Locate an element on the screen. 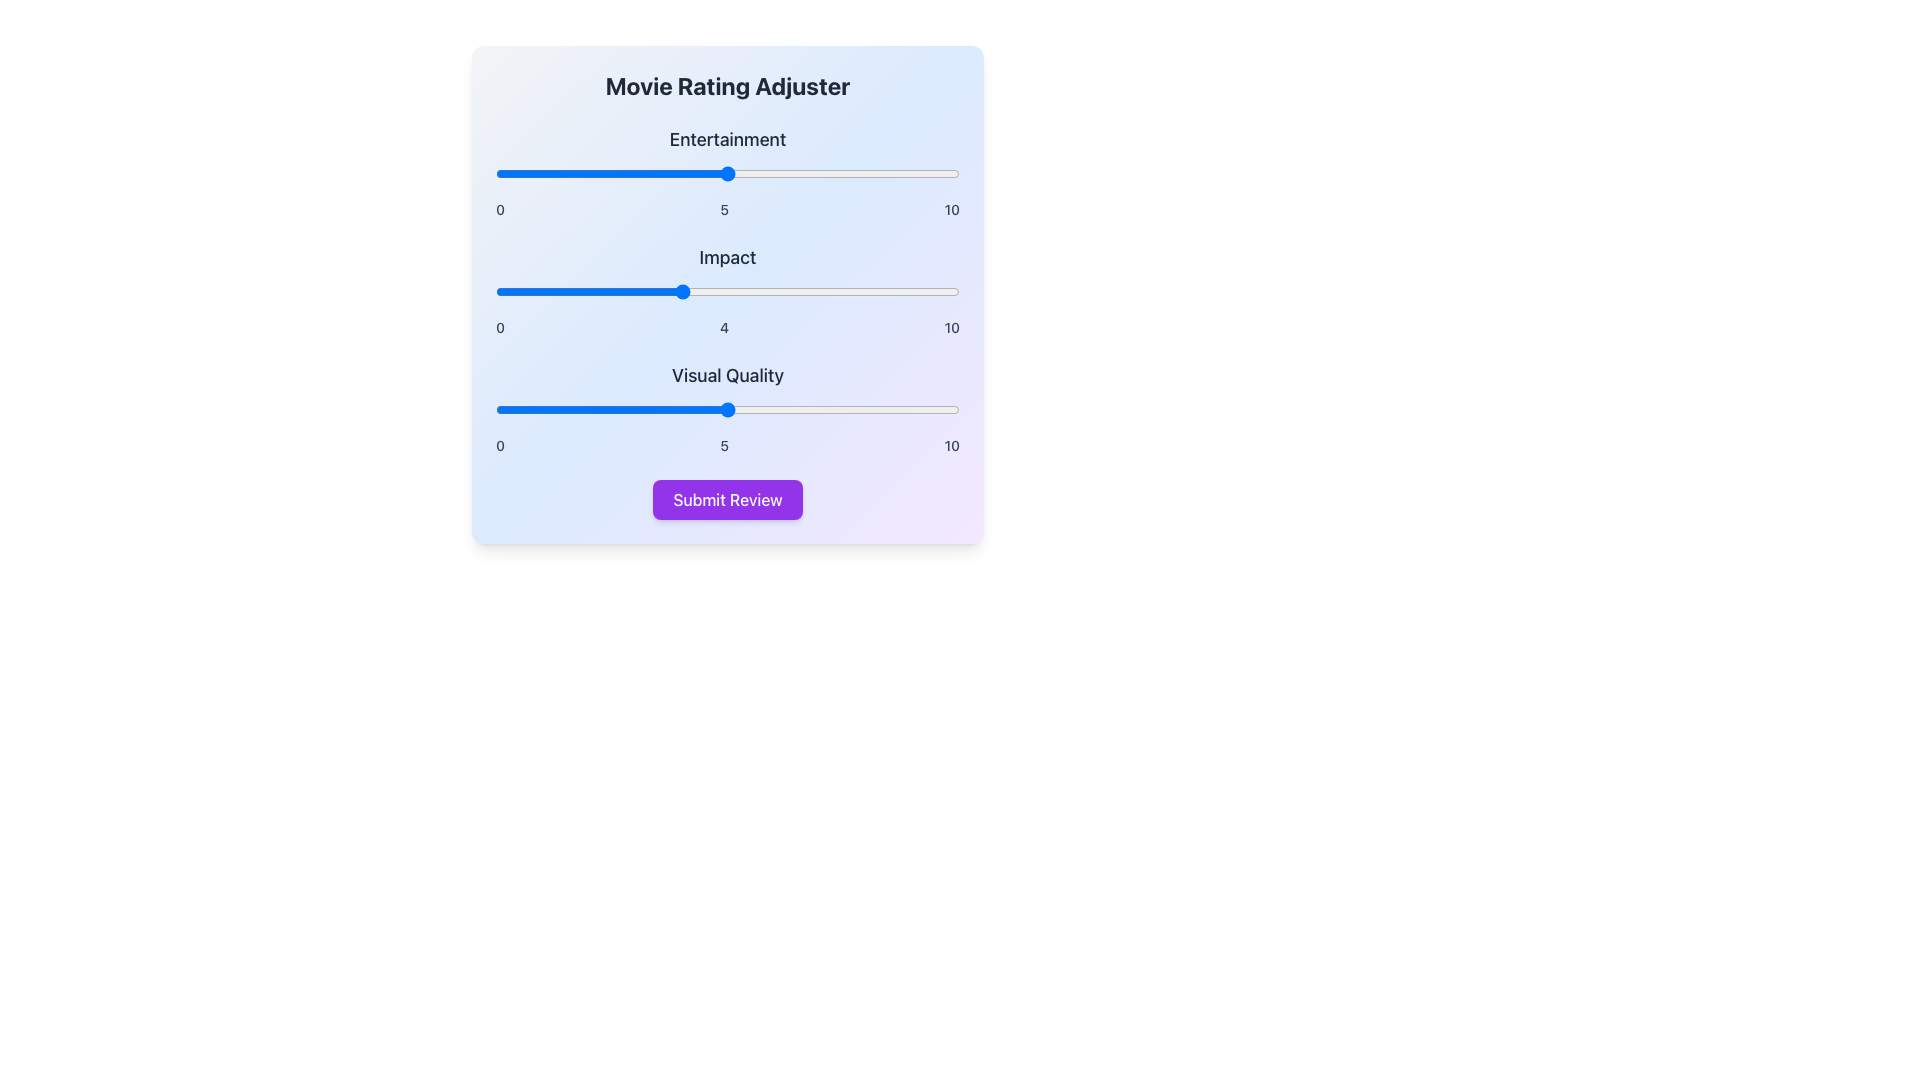 This screenshot has width=1920, height=1080. the static text label indicating the minimum value (0) of the 'Entertainment' rating slider, positioned at the far left of the numerical labels is located at coordinates (500, 209).